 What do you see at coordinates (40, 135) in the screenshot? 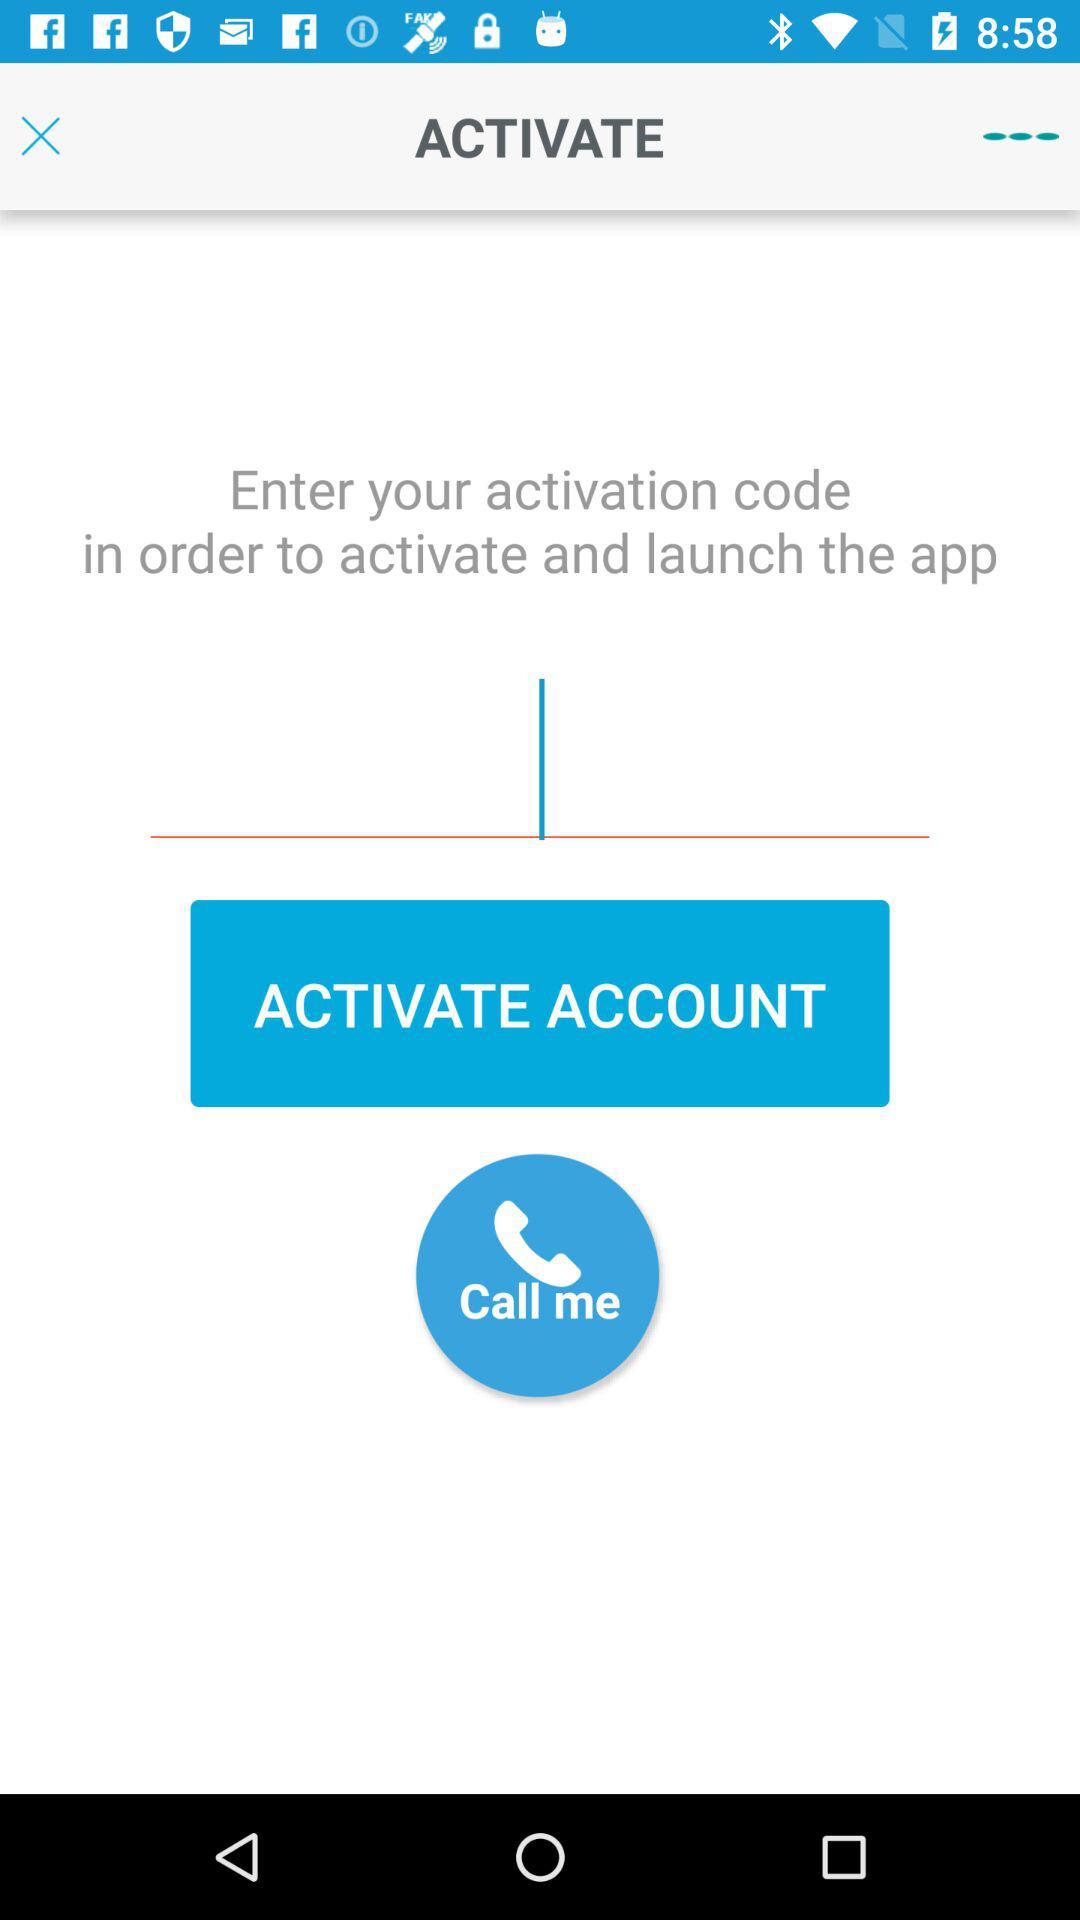
I see `the page` at bounding box center [40, 135].